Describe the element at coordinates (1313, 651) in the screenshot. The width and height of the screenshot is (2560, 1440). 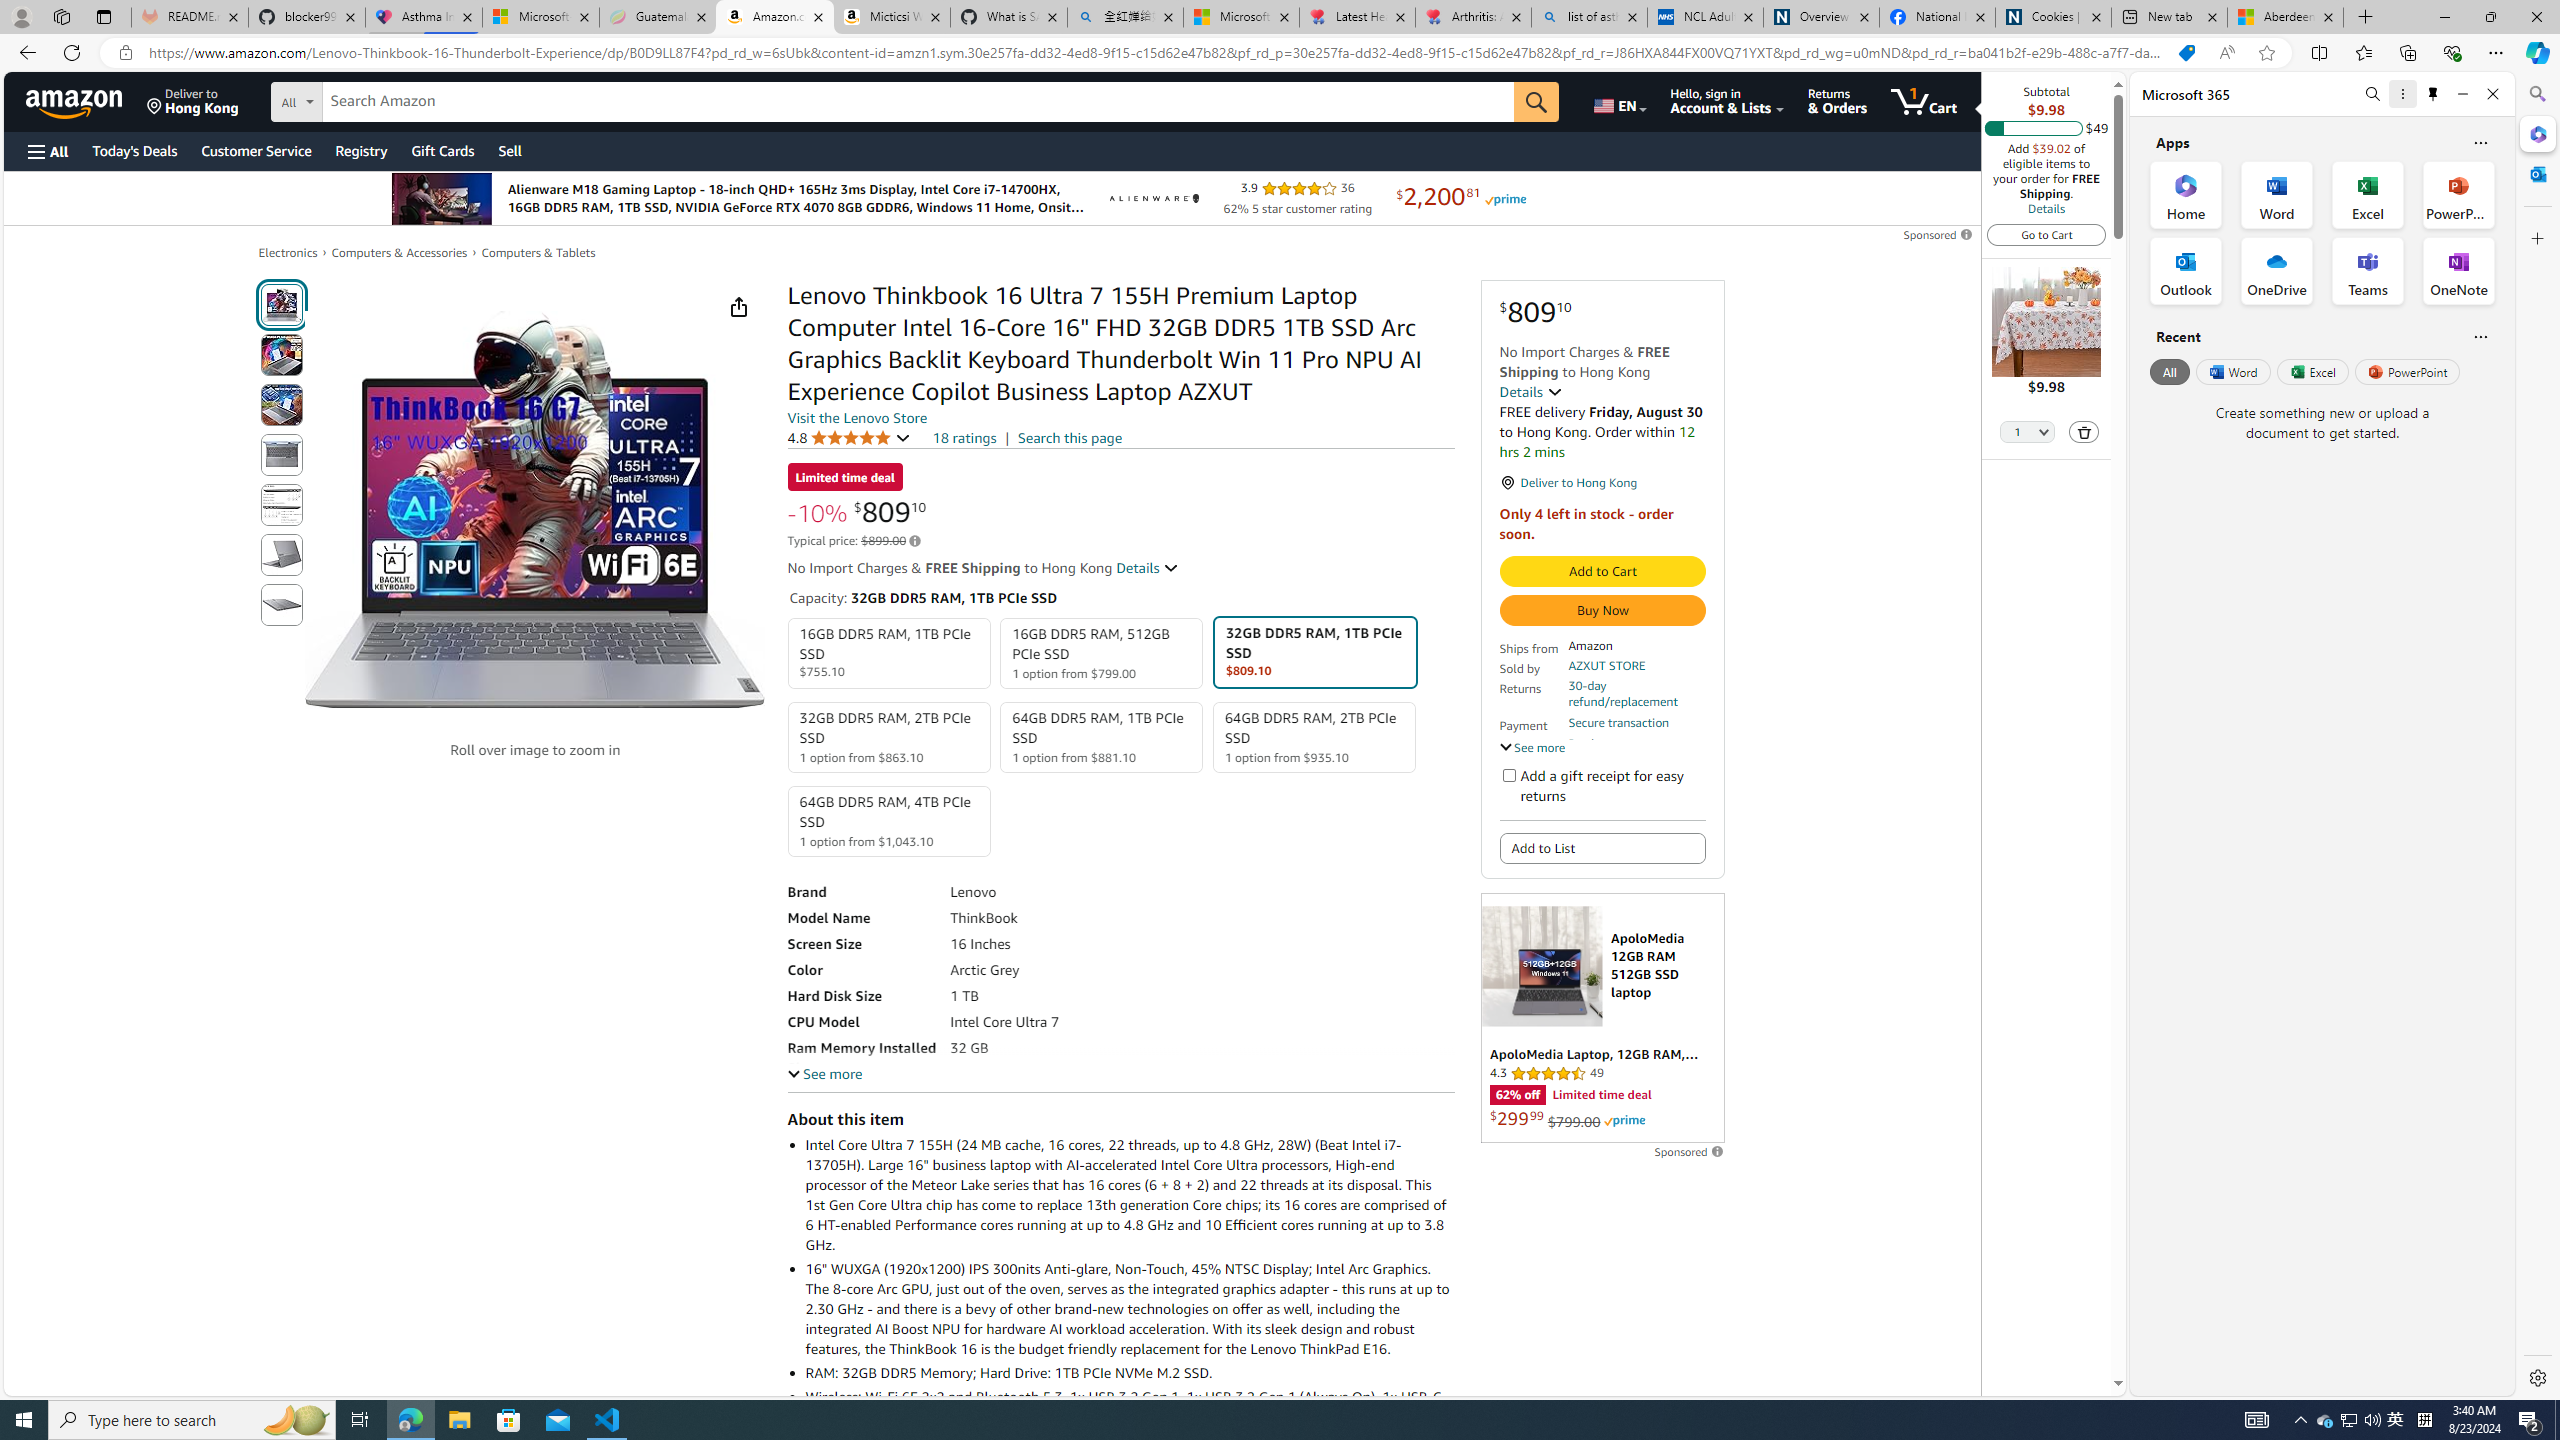
I see `'32GB DDR5 RAM, 1TB PCIe SSD $809.10'` at that location.